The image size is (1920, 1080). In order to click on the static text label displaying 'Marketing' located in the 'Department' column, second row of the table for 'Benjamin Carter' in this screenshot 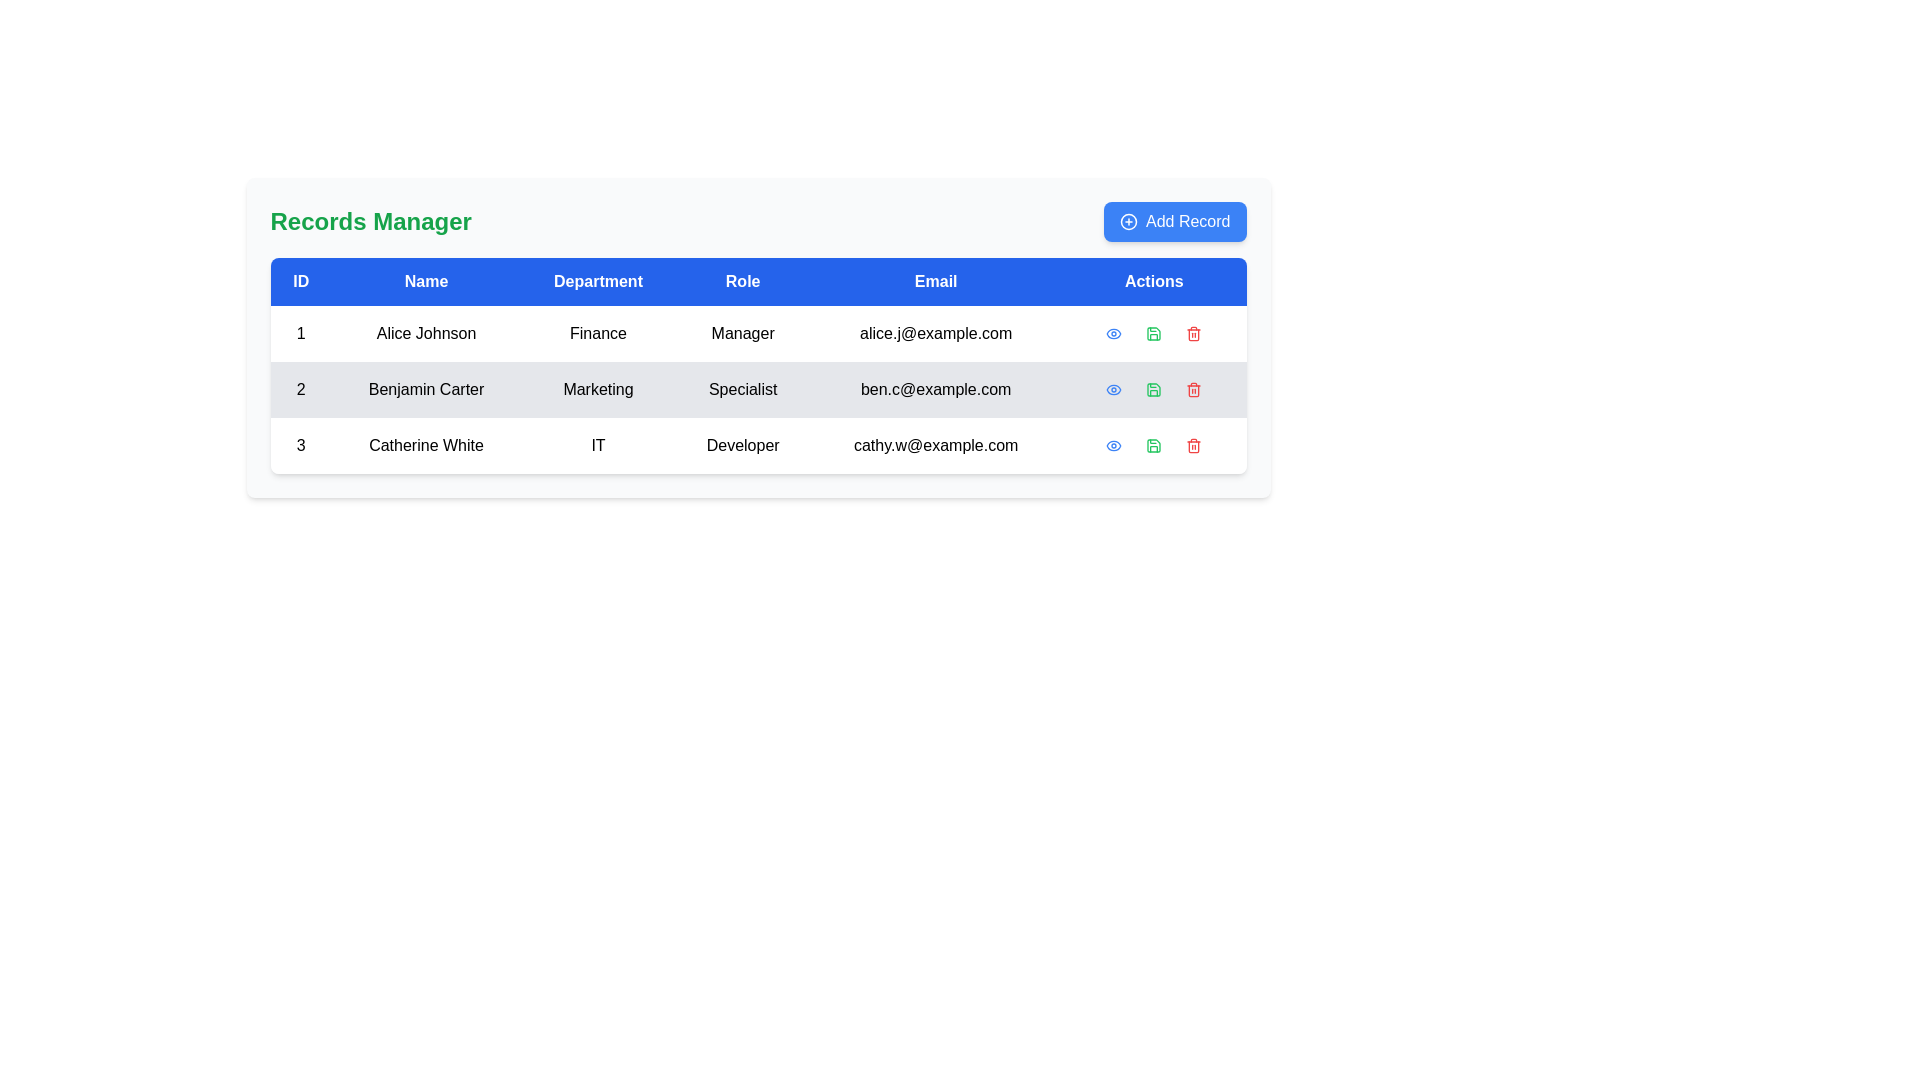, I will do `click(597, 389)`.